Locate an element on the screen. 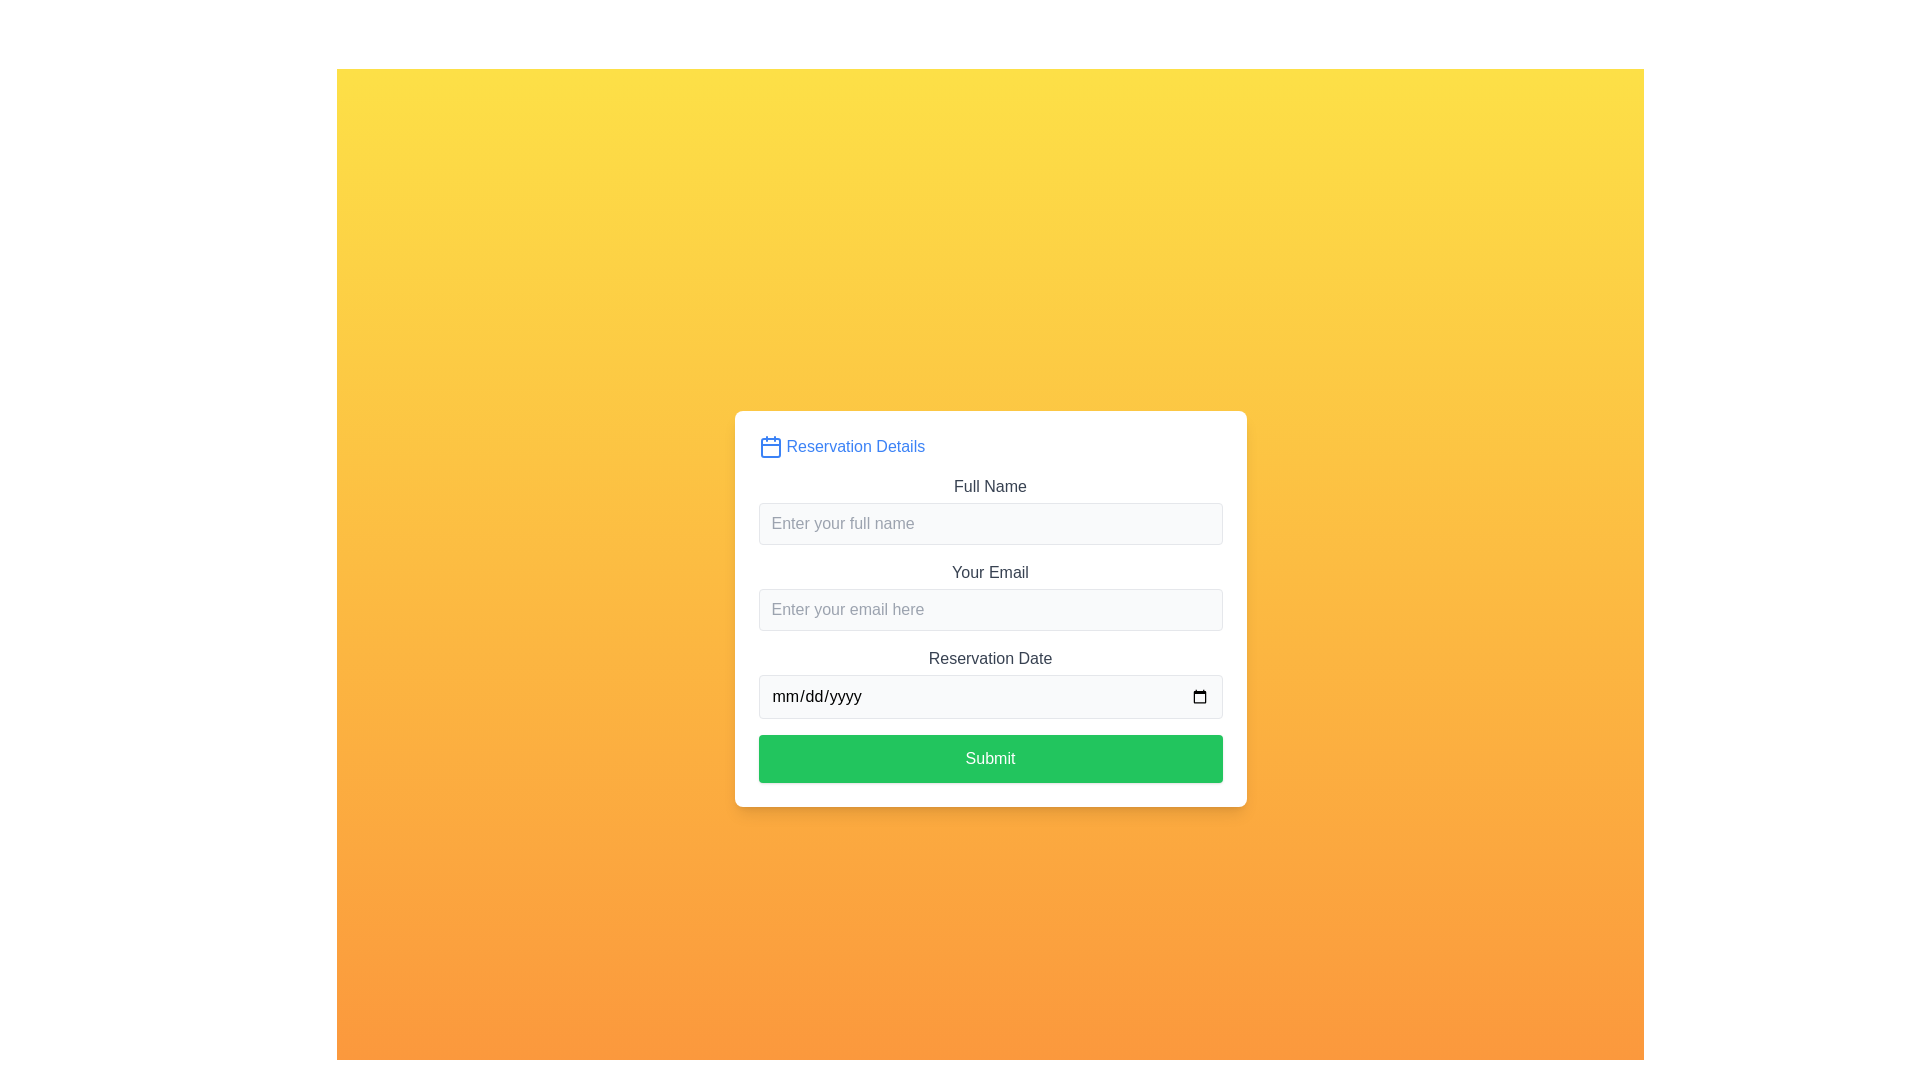 The image size is (1920, 1080). the label indicating the reservation date for the adjacent date input field, which is located above the 'mm/dd/yyyy' input and below the 'Your Email' input is located at coordinates (990, 659).